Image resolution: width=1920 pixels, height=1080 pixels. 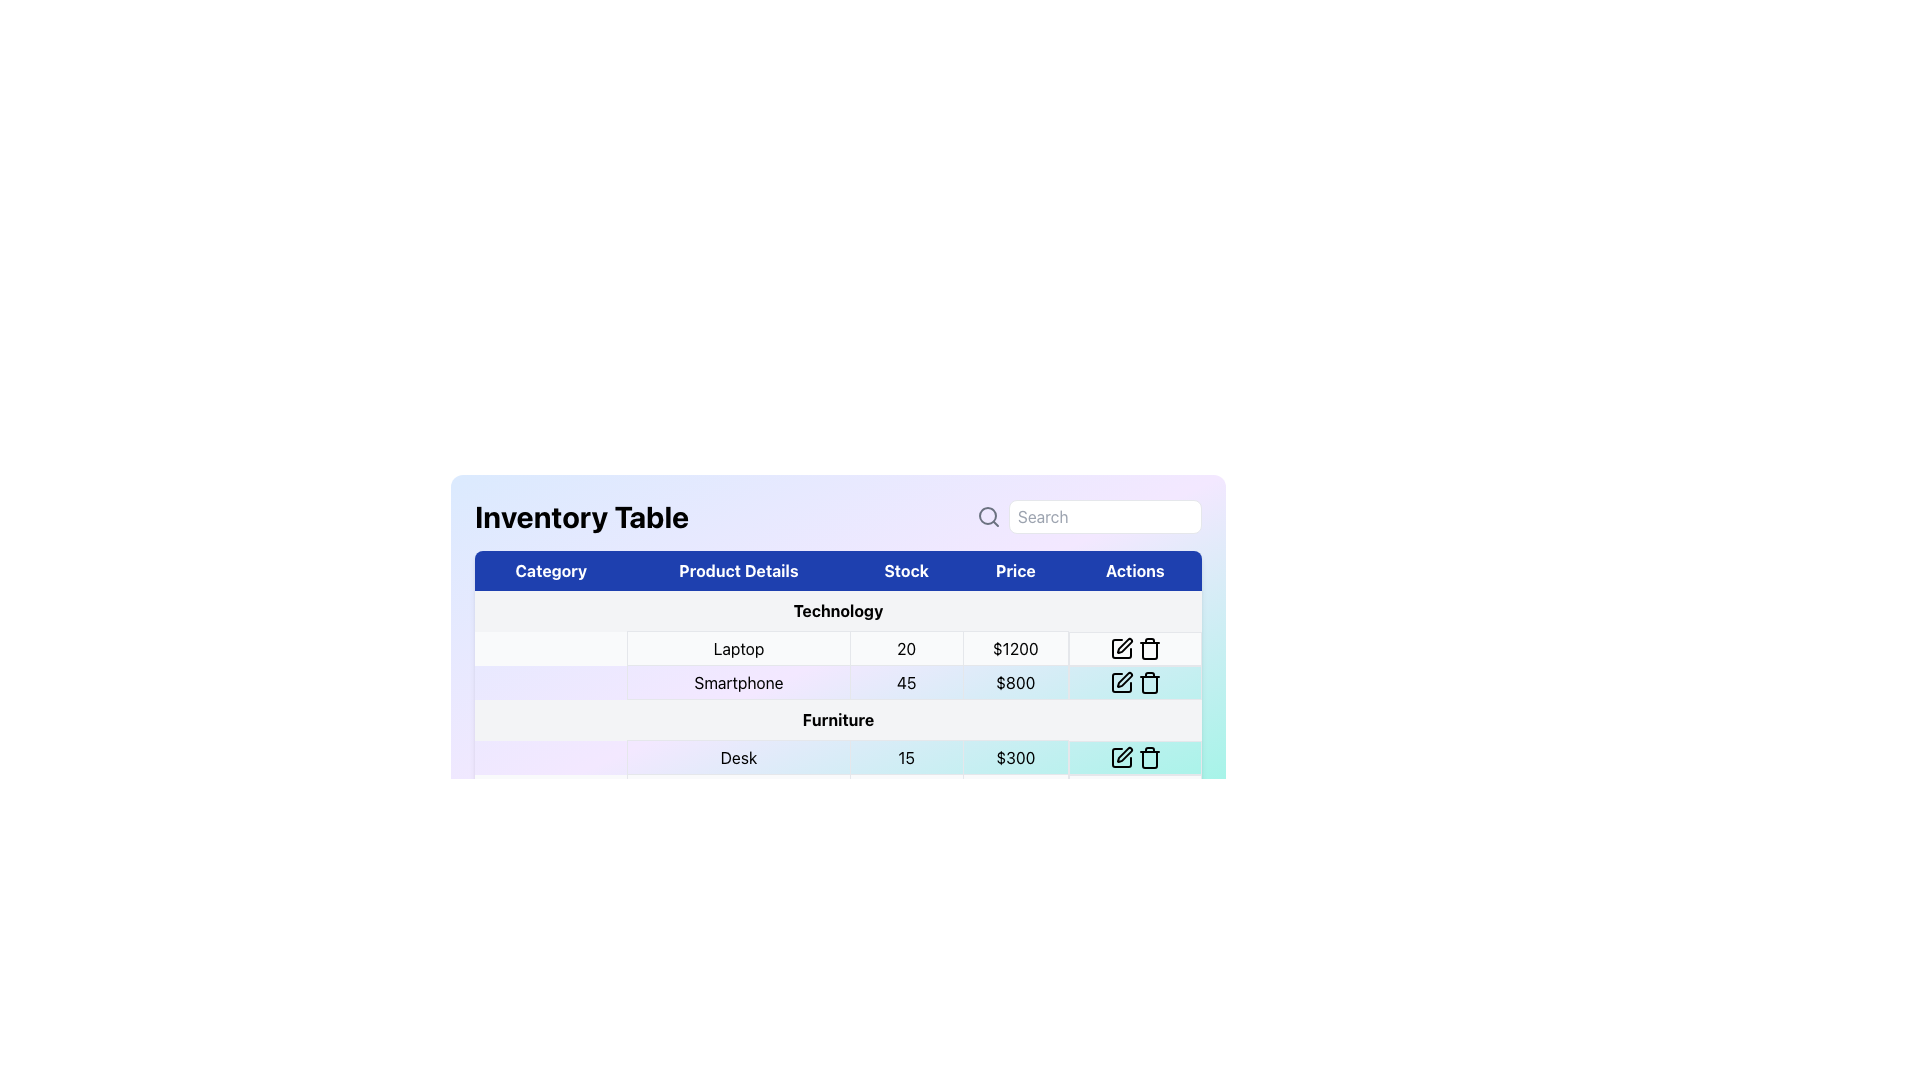 I want to click on the static text element displaying the stock count for the product 'Smartphone' in the inventory table, located in the 'Stock' column of the second row under the 'Technology' category, so click(x=905, y=681).